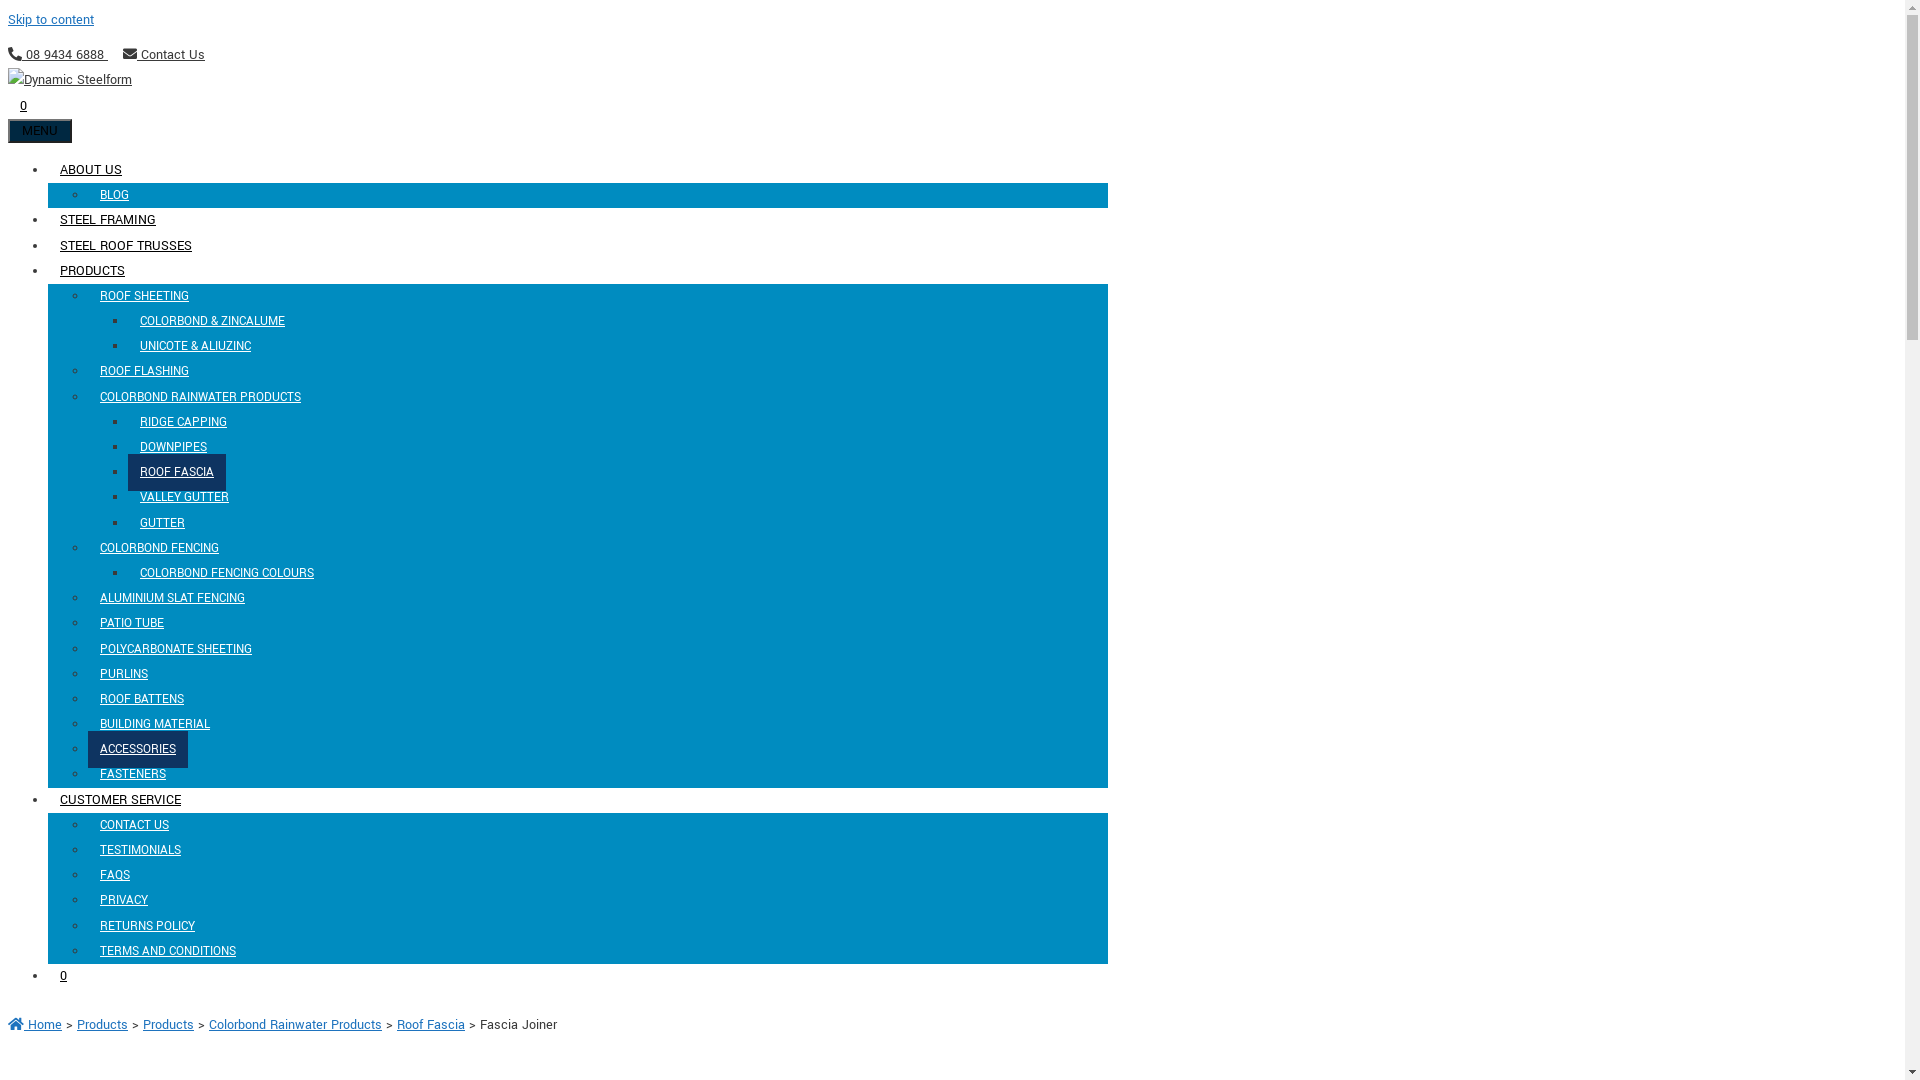  What do you see at coordinates (206, 397) in the screenshot?
I see `'COLORBOND RAINWATER PRODUCTS'` at bounding box center [206, 397].